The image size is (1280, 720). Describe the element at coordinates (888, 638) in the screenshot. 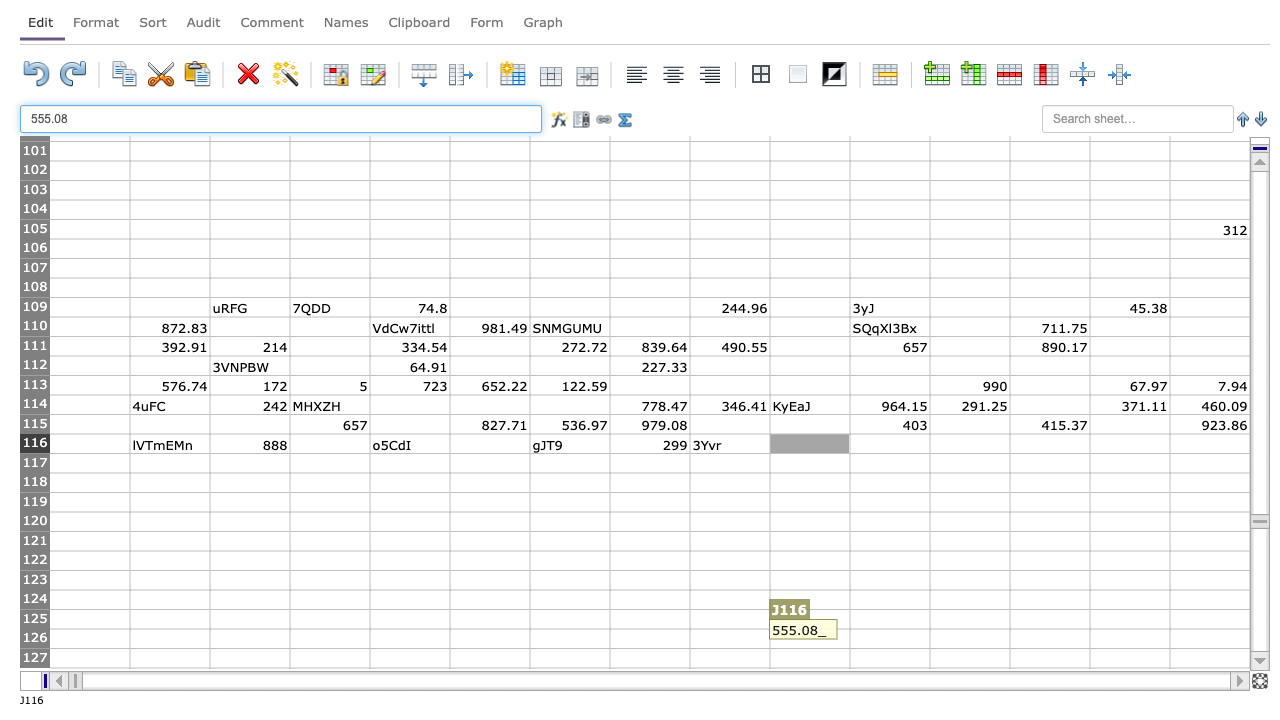

I see `Place cursor in K126` at that location.